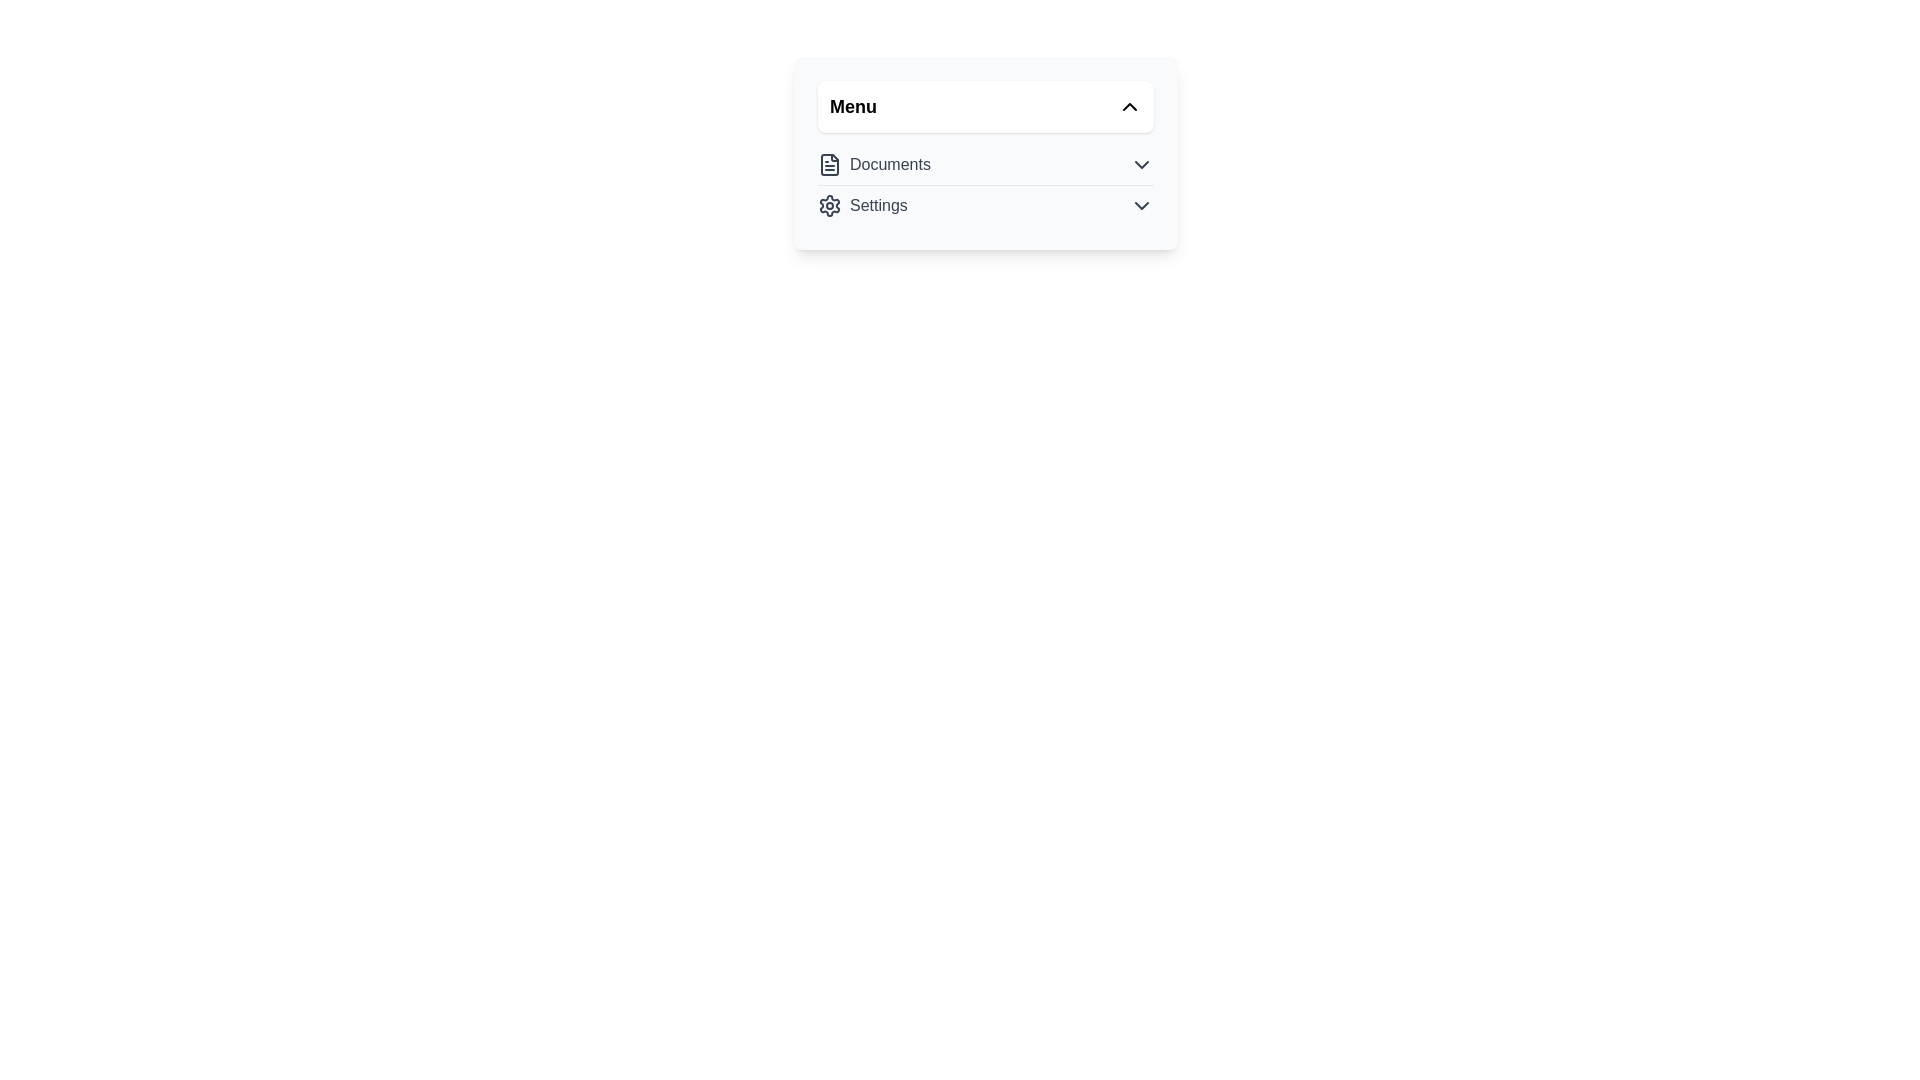  I want to click on the 'Settings' menu item, which features a settings gear icon on the left and the text 'Settings' on the right, so click(862, 205).